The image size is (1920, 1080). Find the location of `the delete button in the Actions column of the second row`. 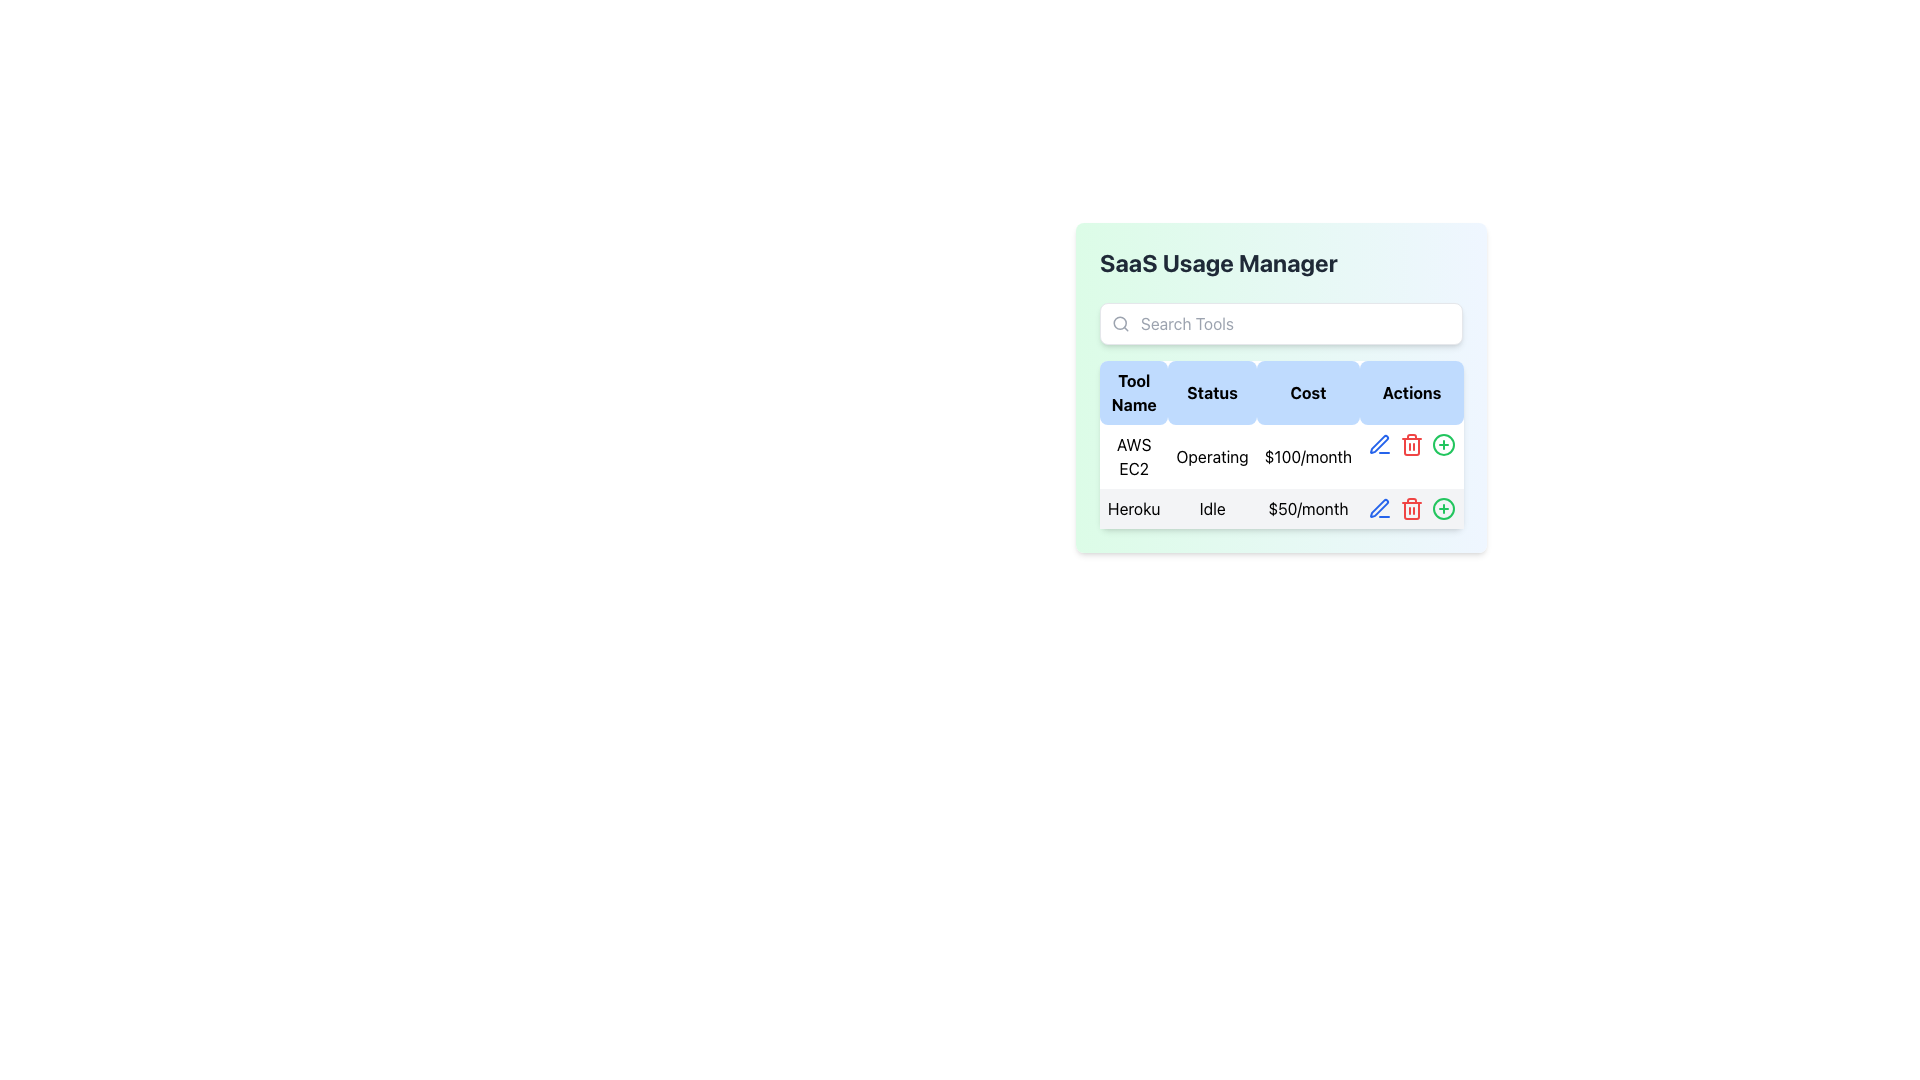

the delete button in the Actions column of the second row is located at coordinates (1410, 443).